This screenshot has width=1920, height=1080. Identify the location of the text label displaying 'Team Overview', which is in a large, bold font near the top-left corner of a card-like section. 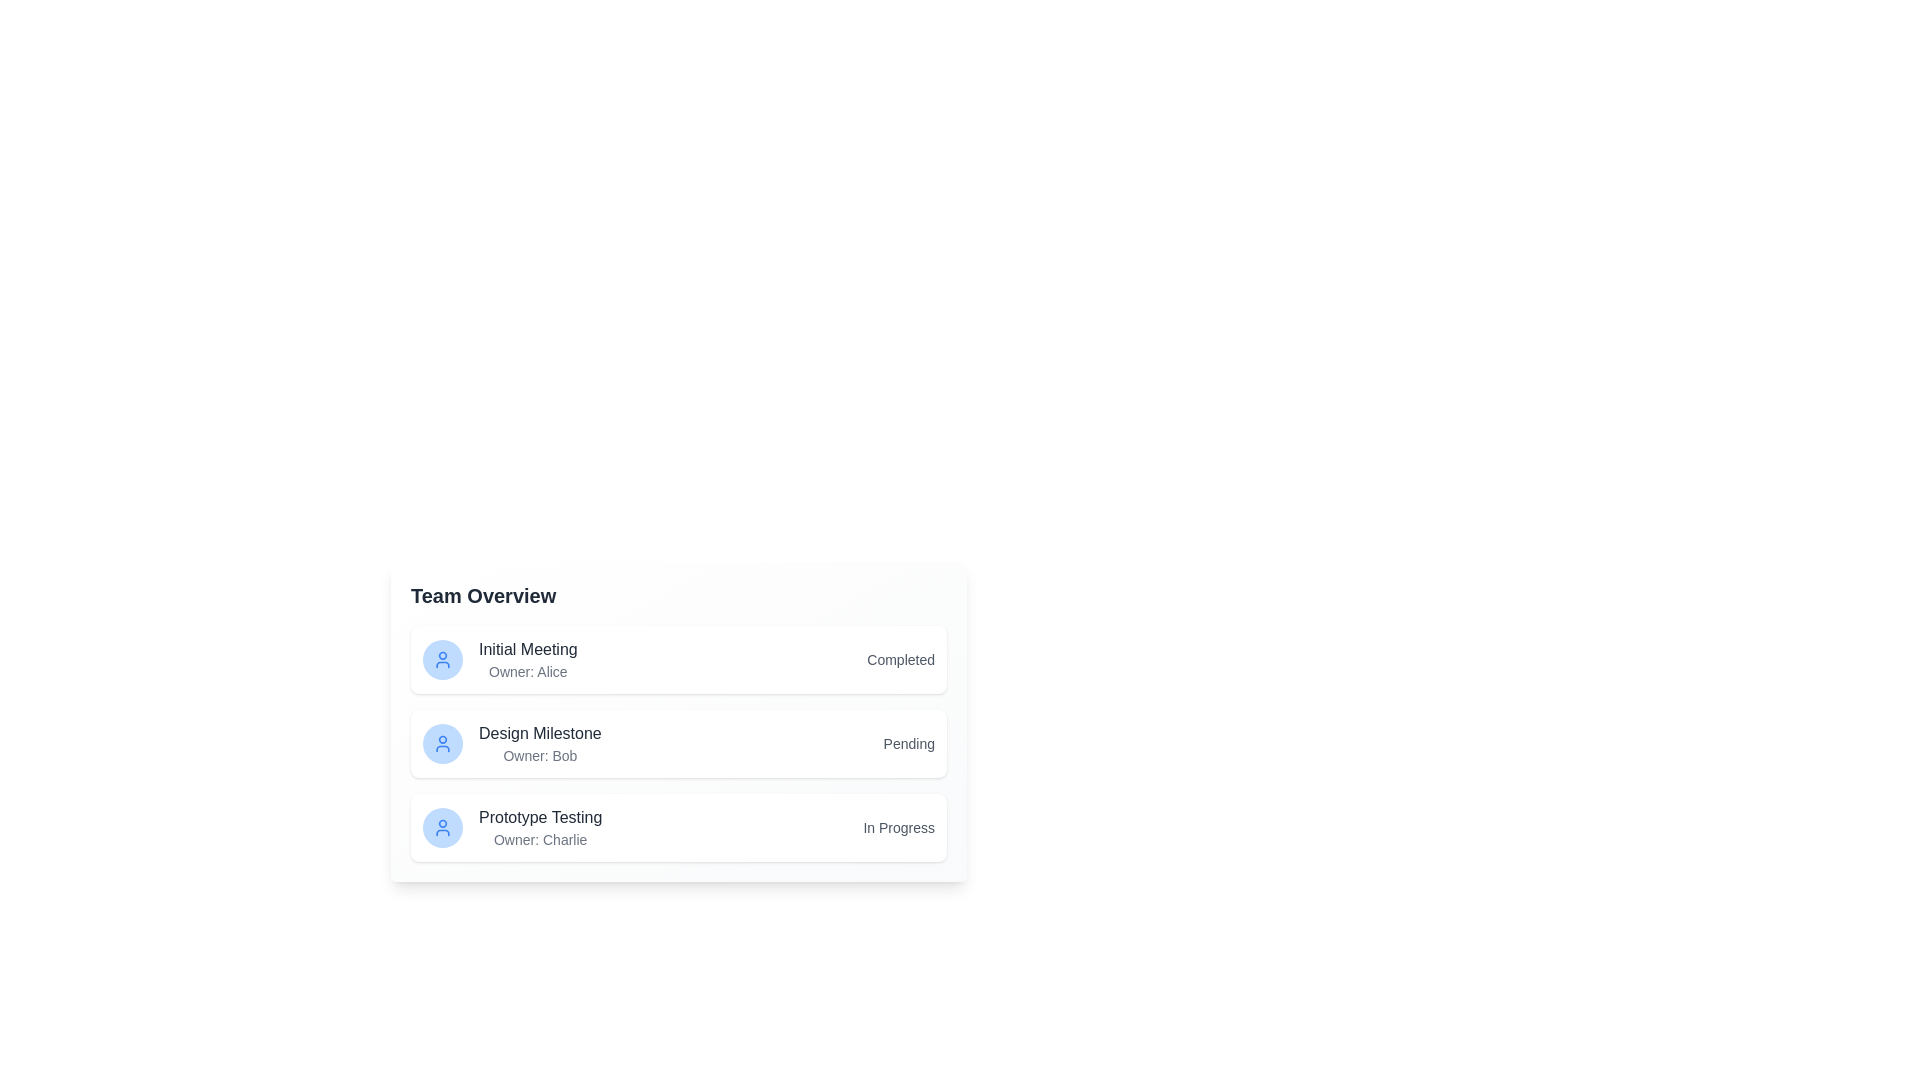
(483, 595).